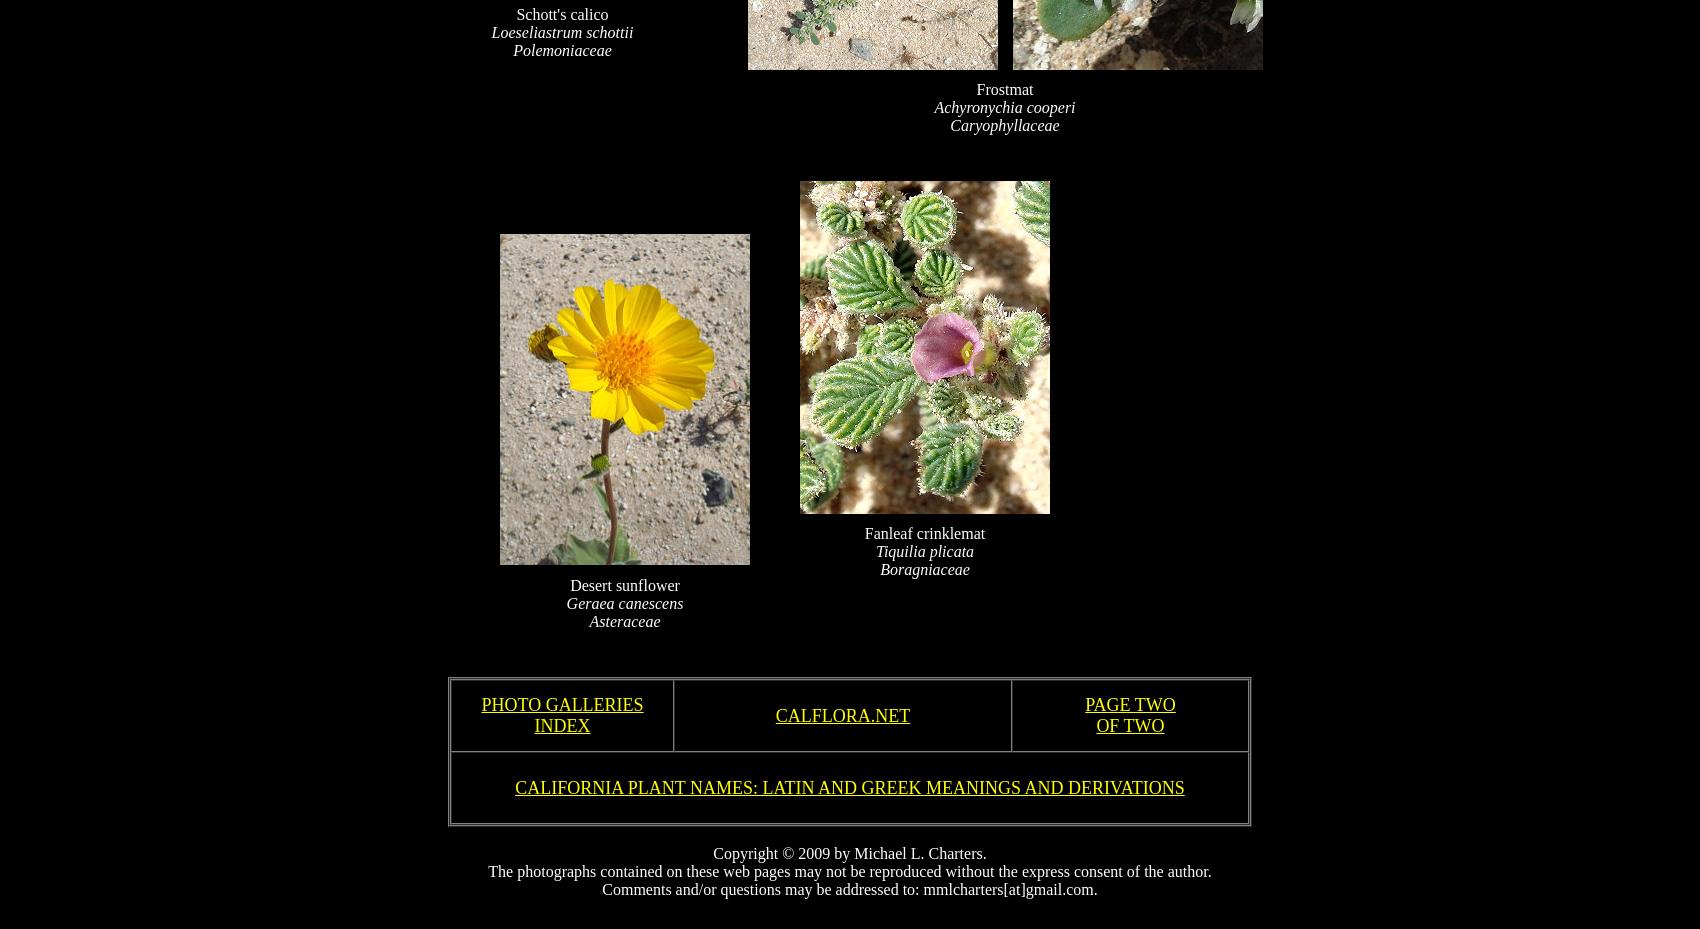 The width and height of the screenshot is (1700, 929). Describe the element at coordinates (1003, 124) in the screenshot. I see `'Caryophyllaceae'` at that location.